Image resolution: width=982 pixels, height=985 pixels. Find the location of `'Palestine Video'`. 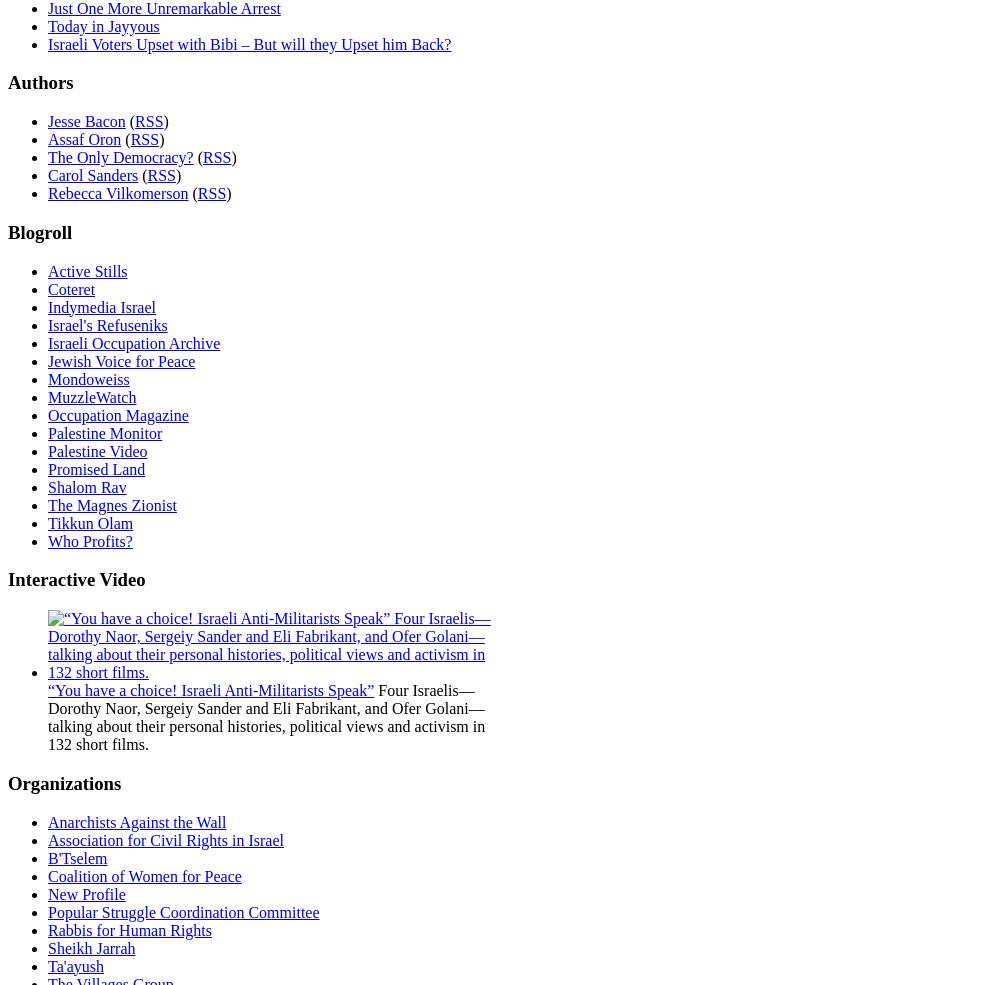

'Palestine Video' is located at coordinates (47, 449).